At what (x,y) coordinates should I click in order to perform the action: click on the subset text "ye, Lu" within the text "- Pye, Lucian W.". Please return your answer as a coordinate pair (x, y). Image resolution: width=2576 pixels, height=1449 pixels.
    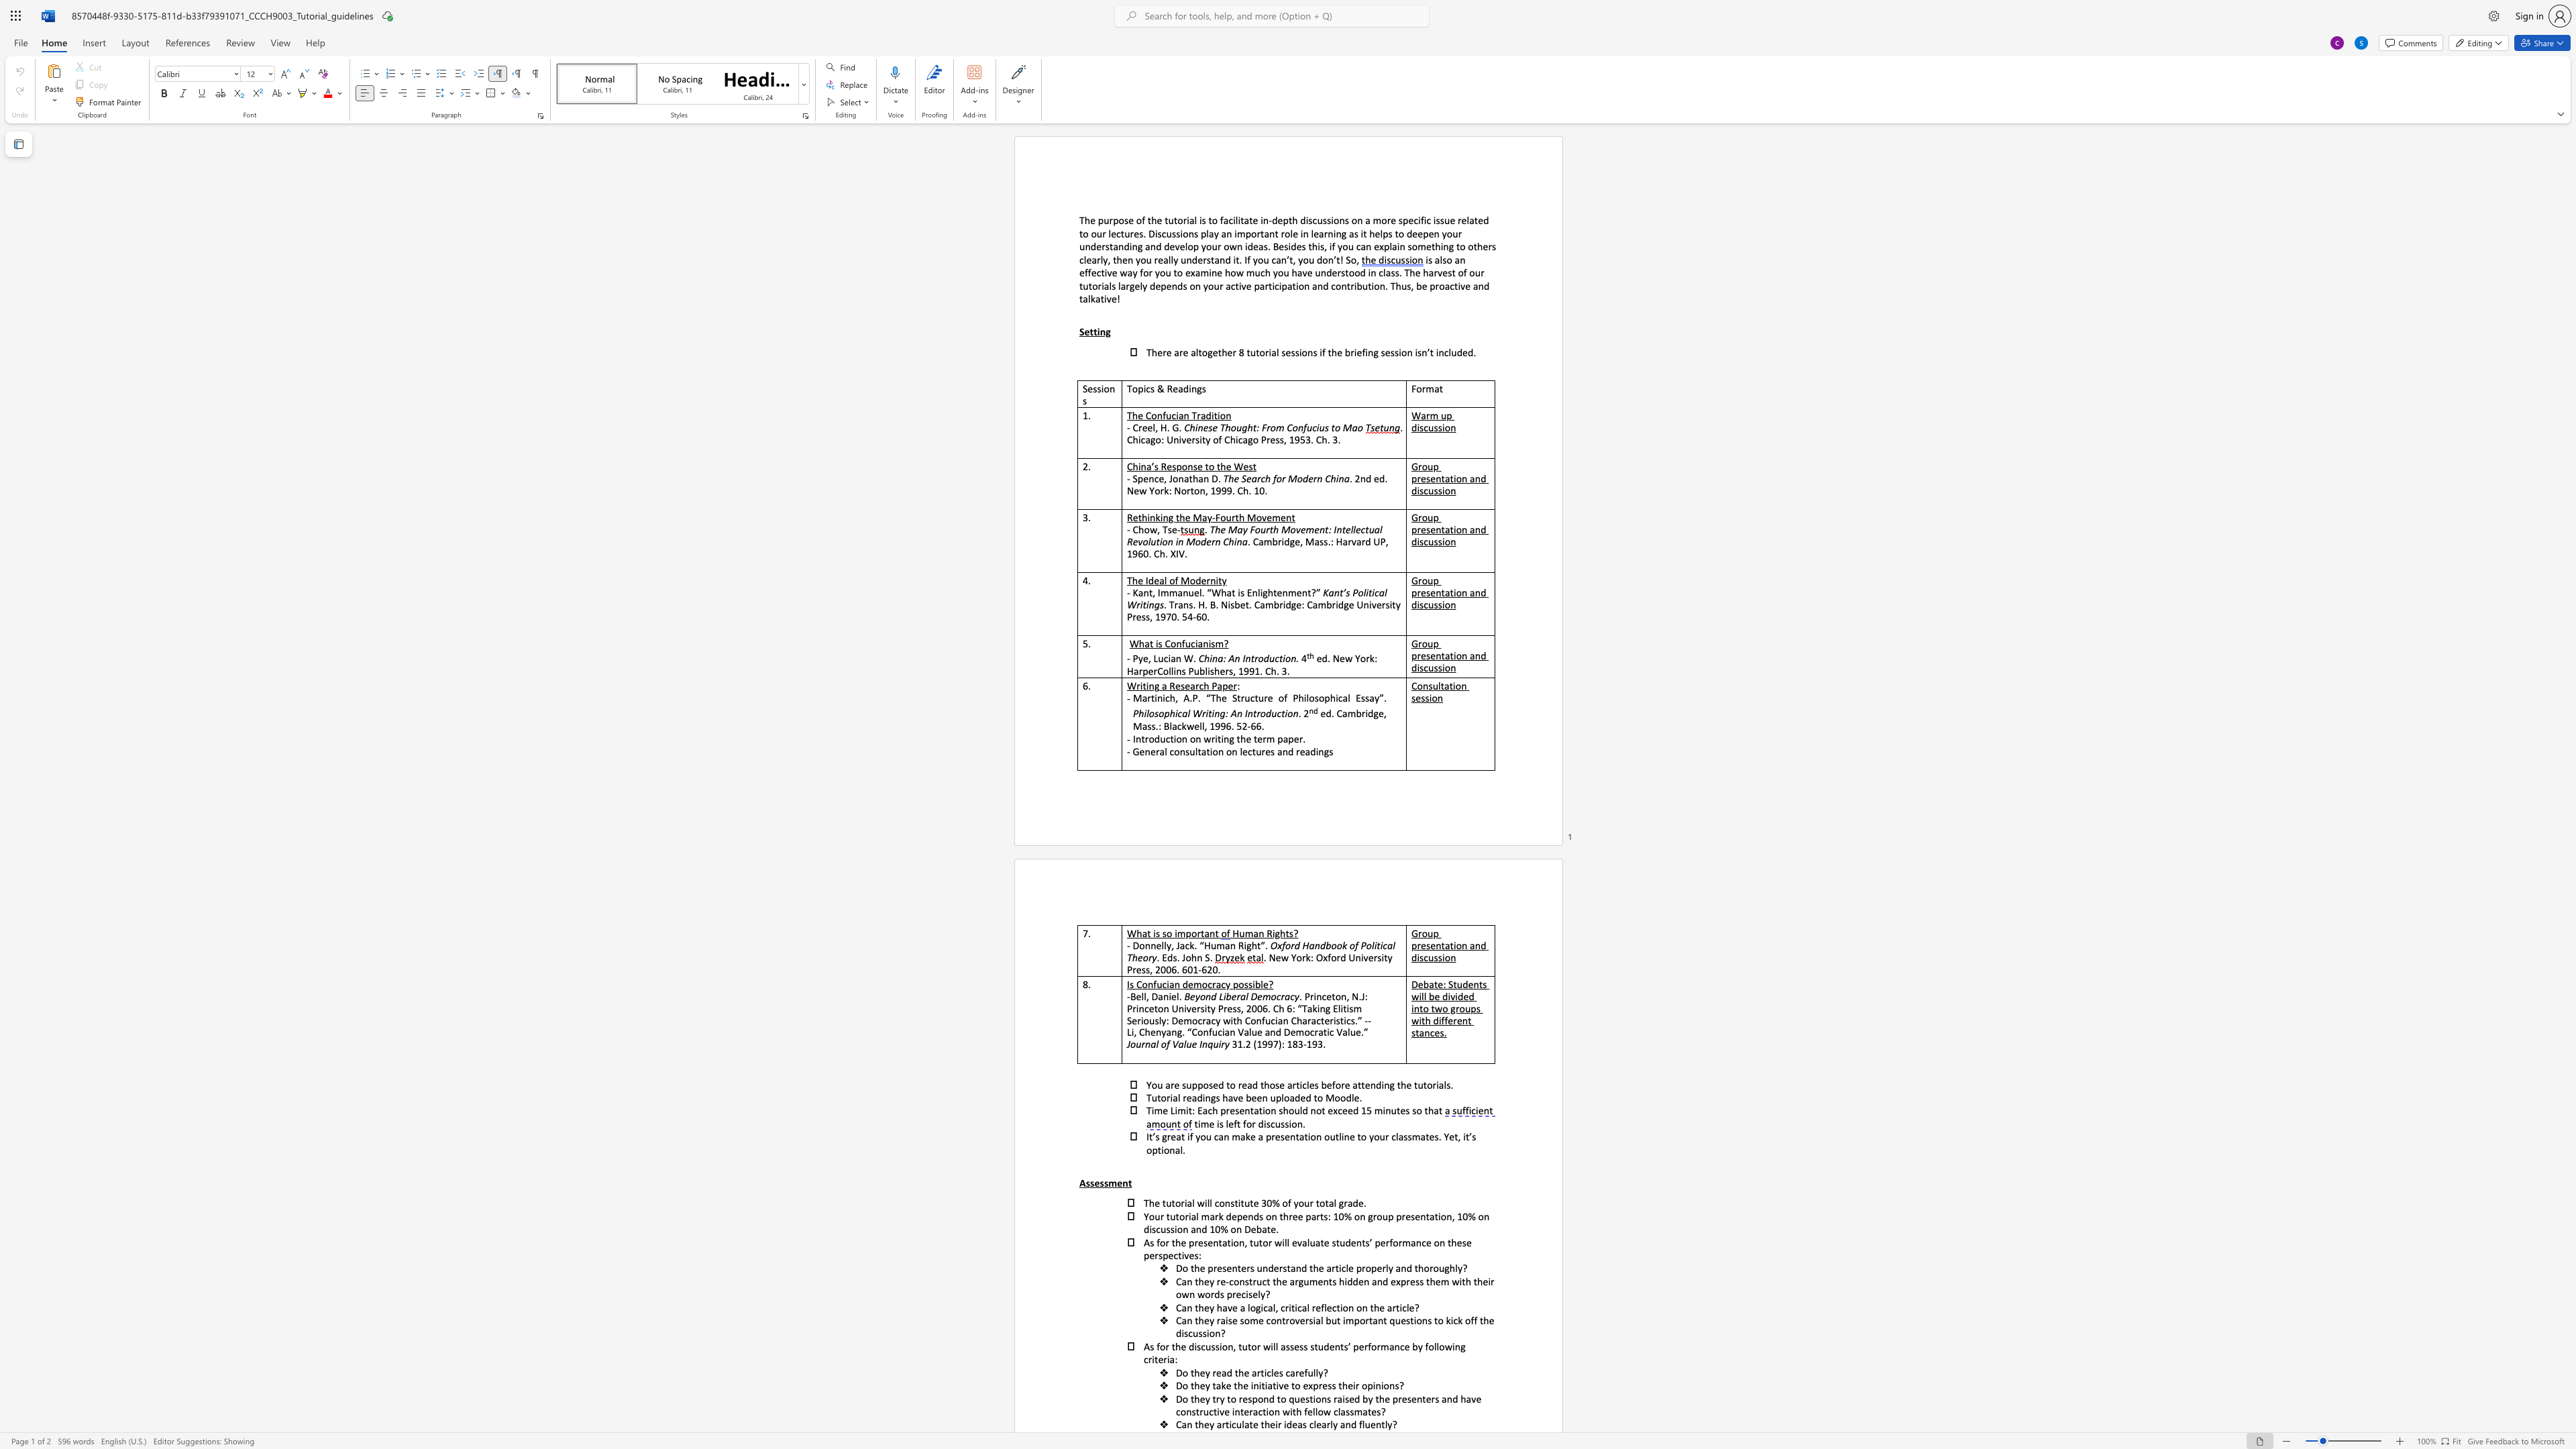
    Looking at the image, I should click on (1137, 658).